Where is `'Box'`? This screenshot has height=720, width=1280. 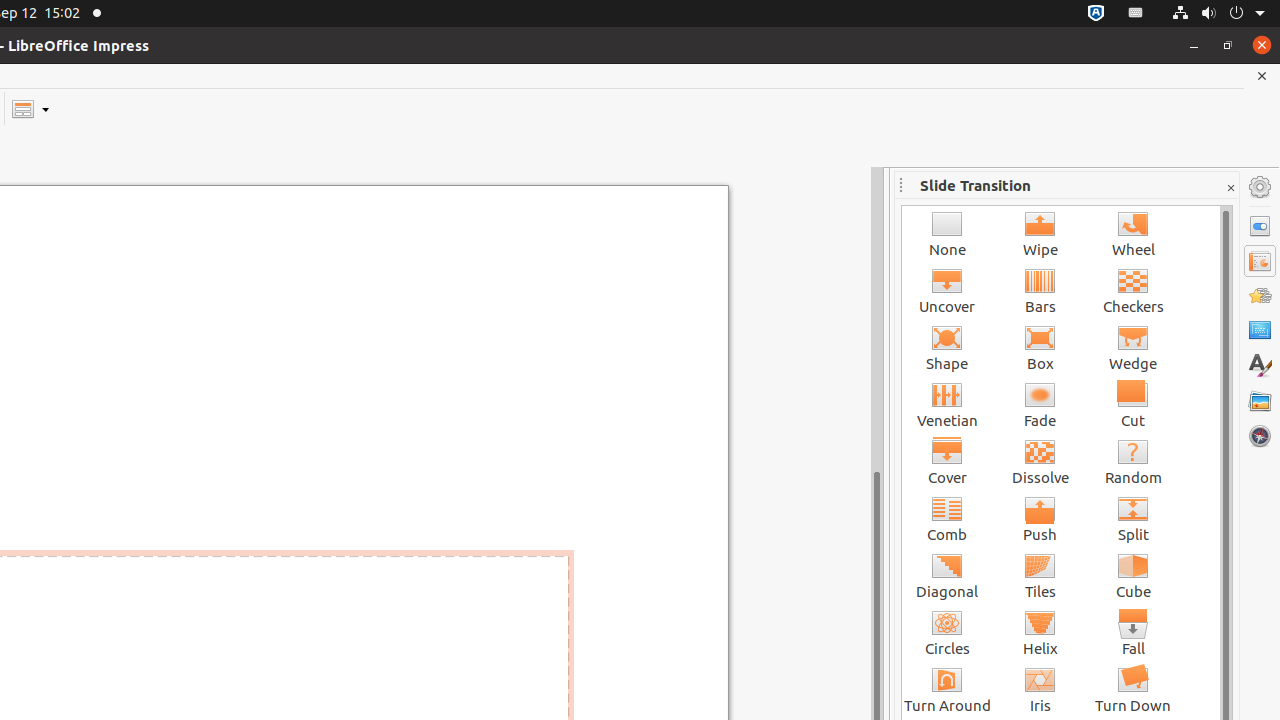
'Box' is located at coordinates (1040, 346).